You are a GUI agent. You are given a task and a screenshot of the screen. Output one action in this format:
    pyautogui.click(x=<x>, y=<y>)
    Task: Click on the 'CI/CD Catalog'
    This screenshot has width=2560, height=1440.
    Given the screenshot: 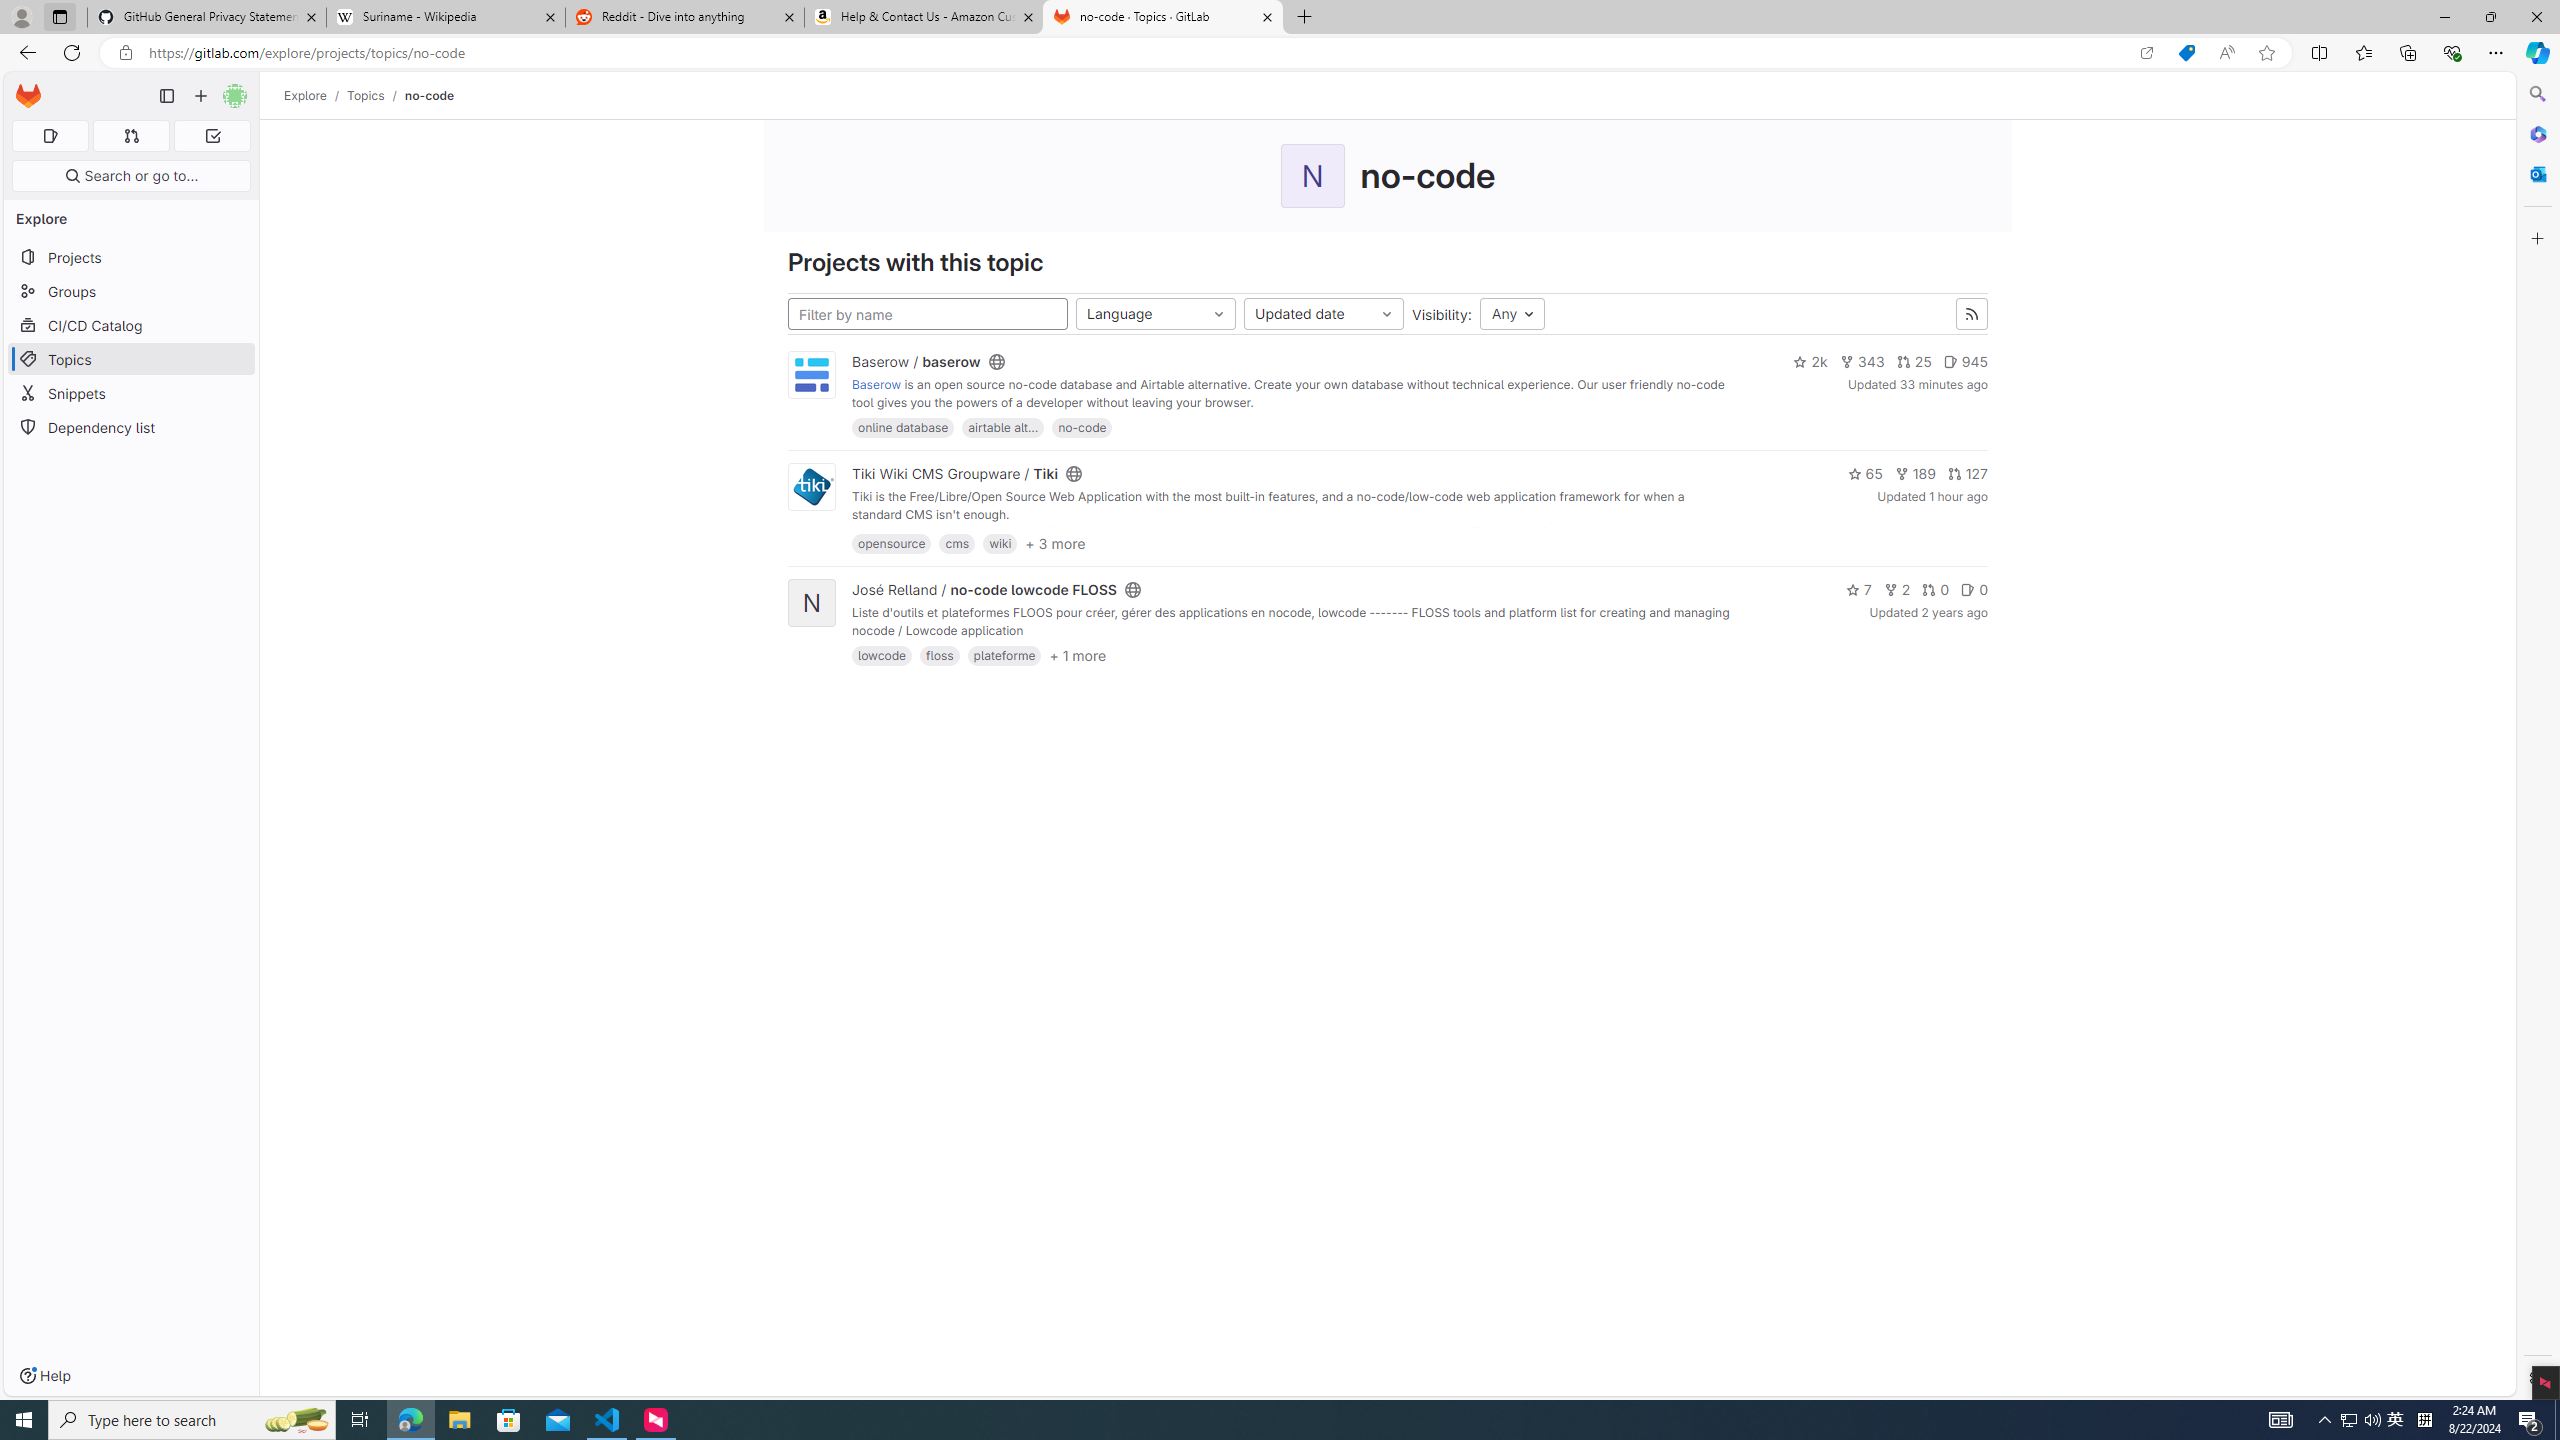 What is the action you would take?
    pyautogui.click(x=130, y=325)
    